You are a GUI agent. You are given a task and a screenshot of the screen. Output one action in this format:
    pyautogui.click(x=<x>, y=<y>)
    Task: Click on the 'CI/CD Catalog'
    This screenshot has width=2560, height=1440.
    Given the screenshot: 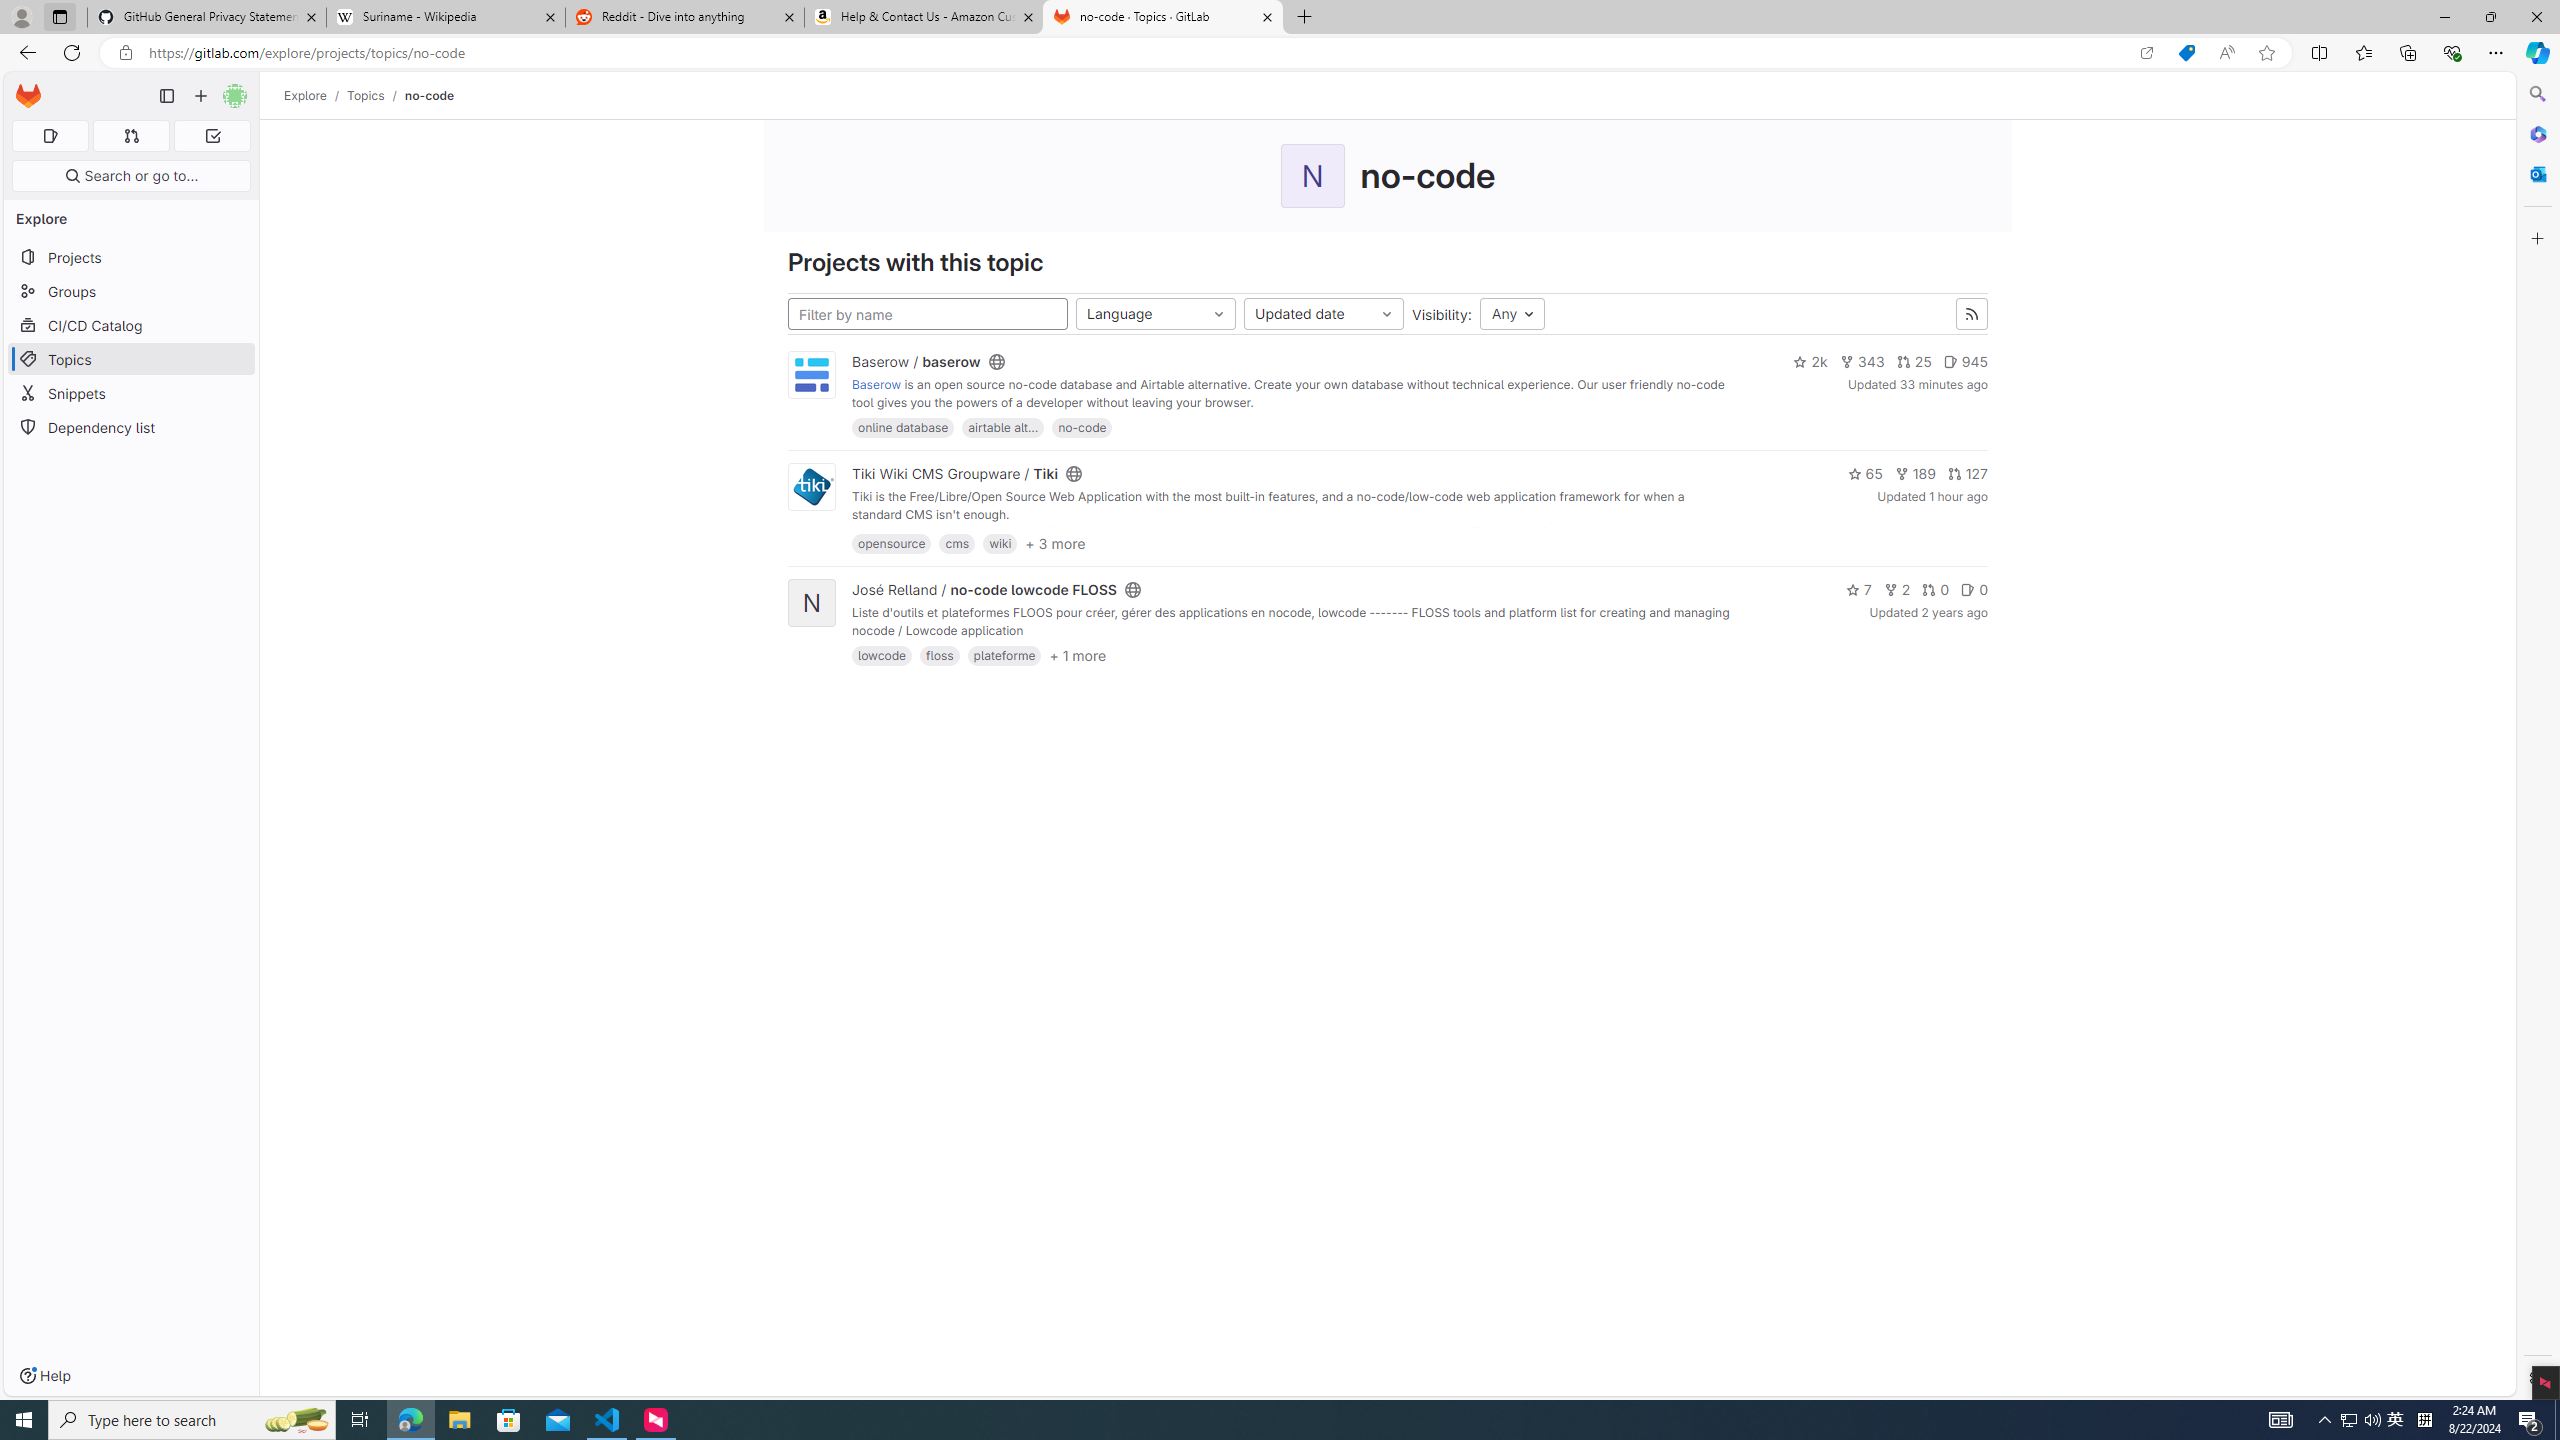 What is the action you would take?
    pyautogui.click(x=130, y=325)
    